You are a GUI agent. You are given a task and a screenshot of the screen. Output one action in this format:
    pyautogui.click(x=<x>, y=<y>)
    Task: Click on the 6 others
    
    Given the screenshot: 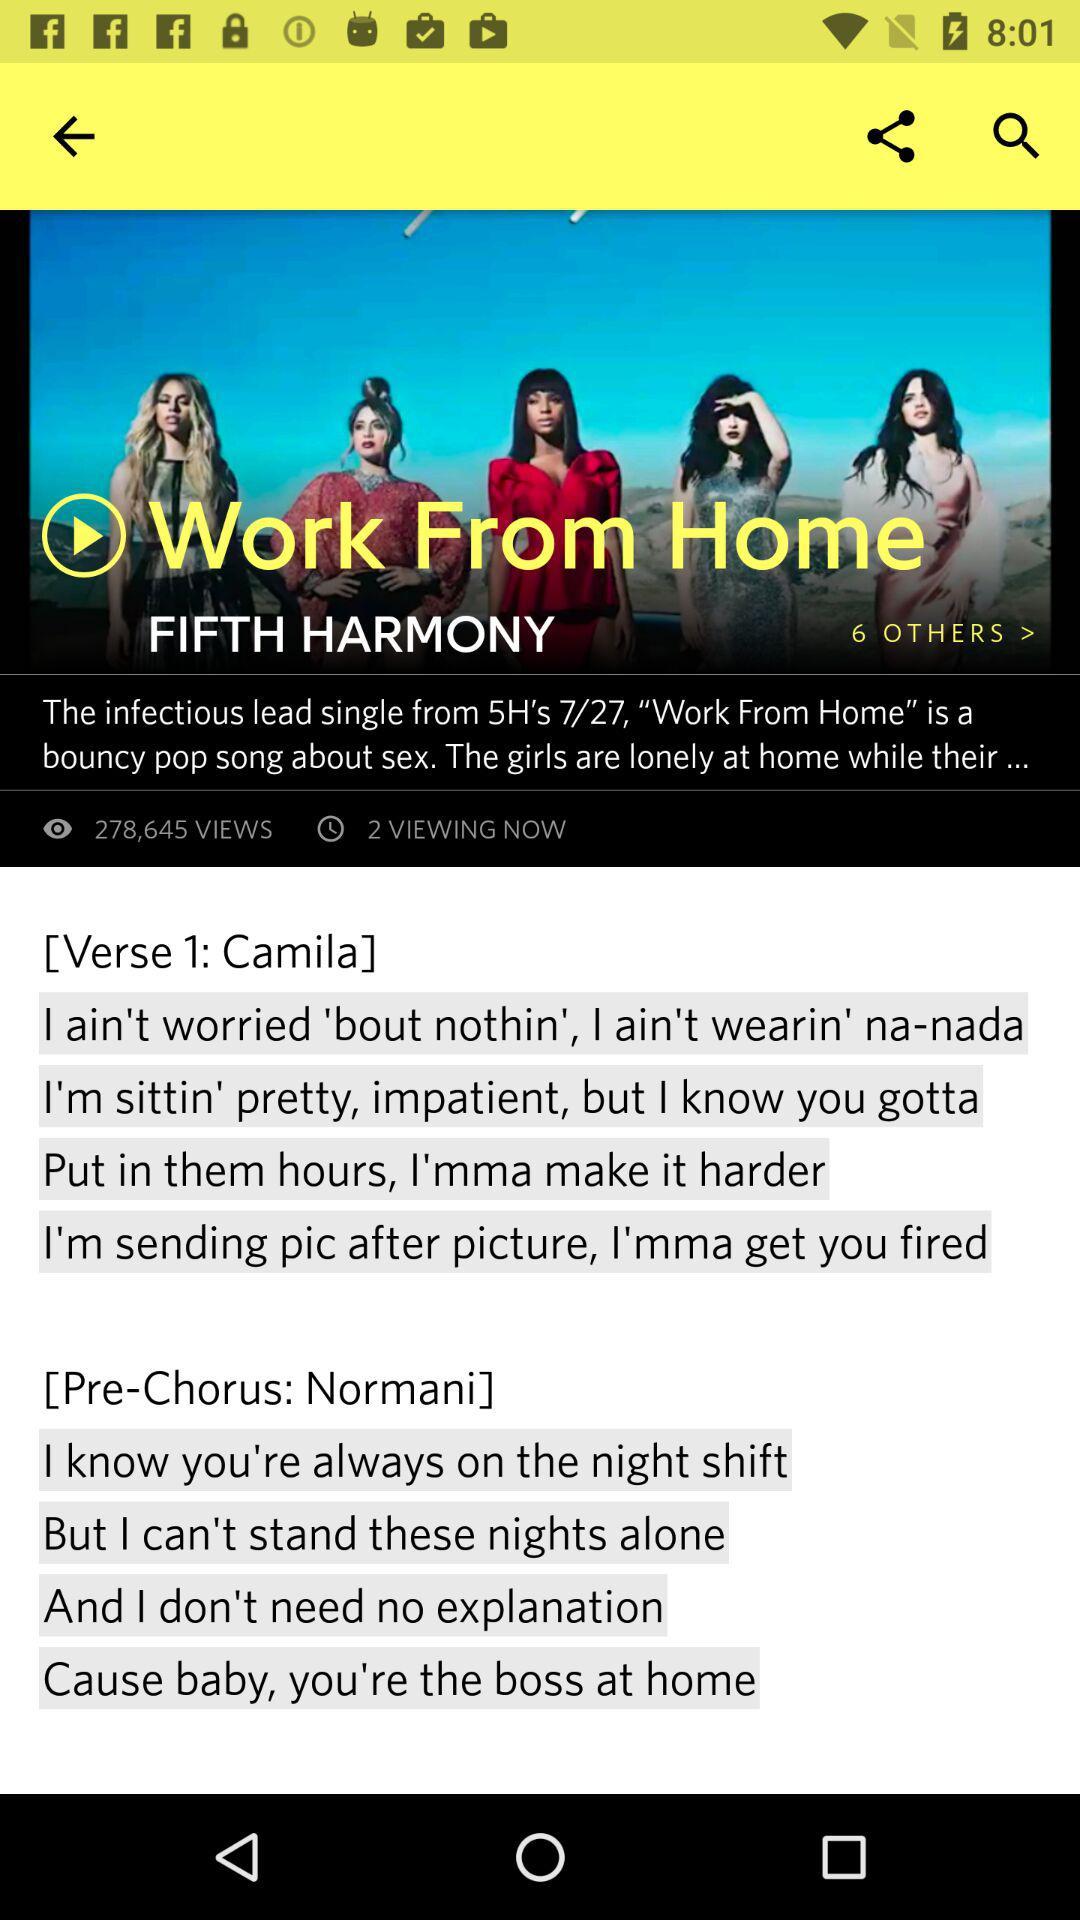 What is the action you would take?
    pyautogui.click(x=943, y=631)
    